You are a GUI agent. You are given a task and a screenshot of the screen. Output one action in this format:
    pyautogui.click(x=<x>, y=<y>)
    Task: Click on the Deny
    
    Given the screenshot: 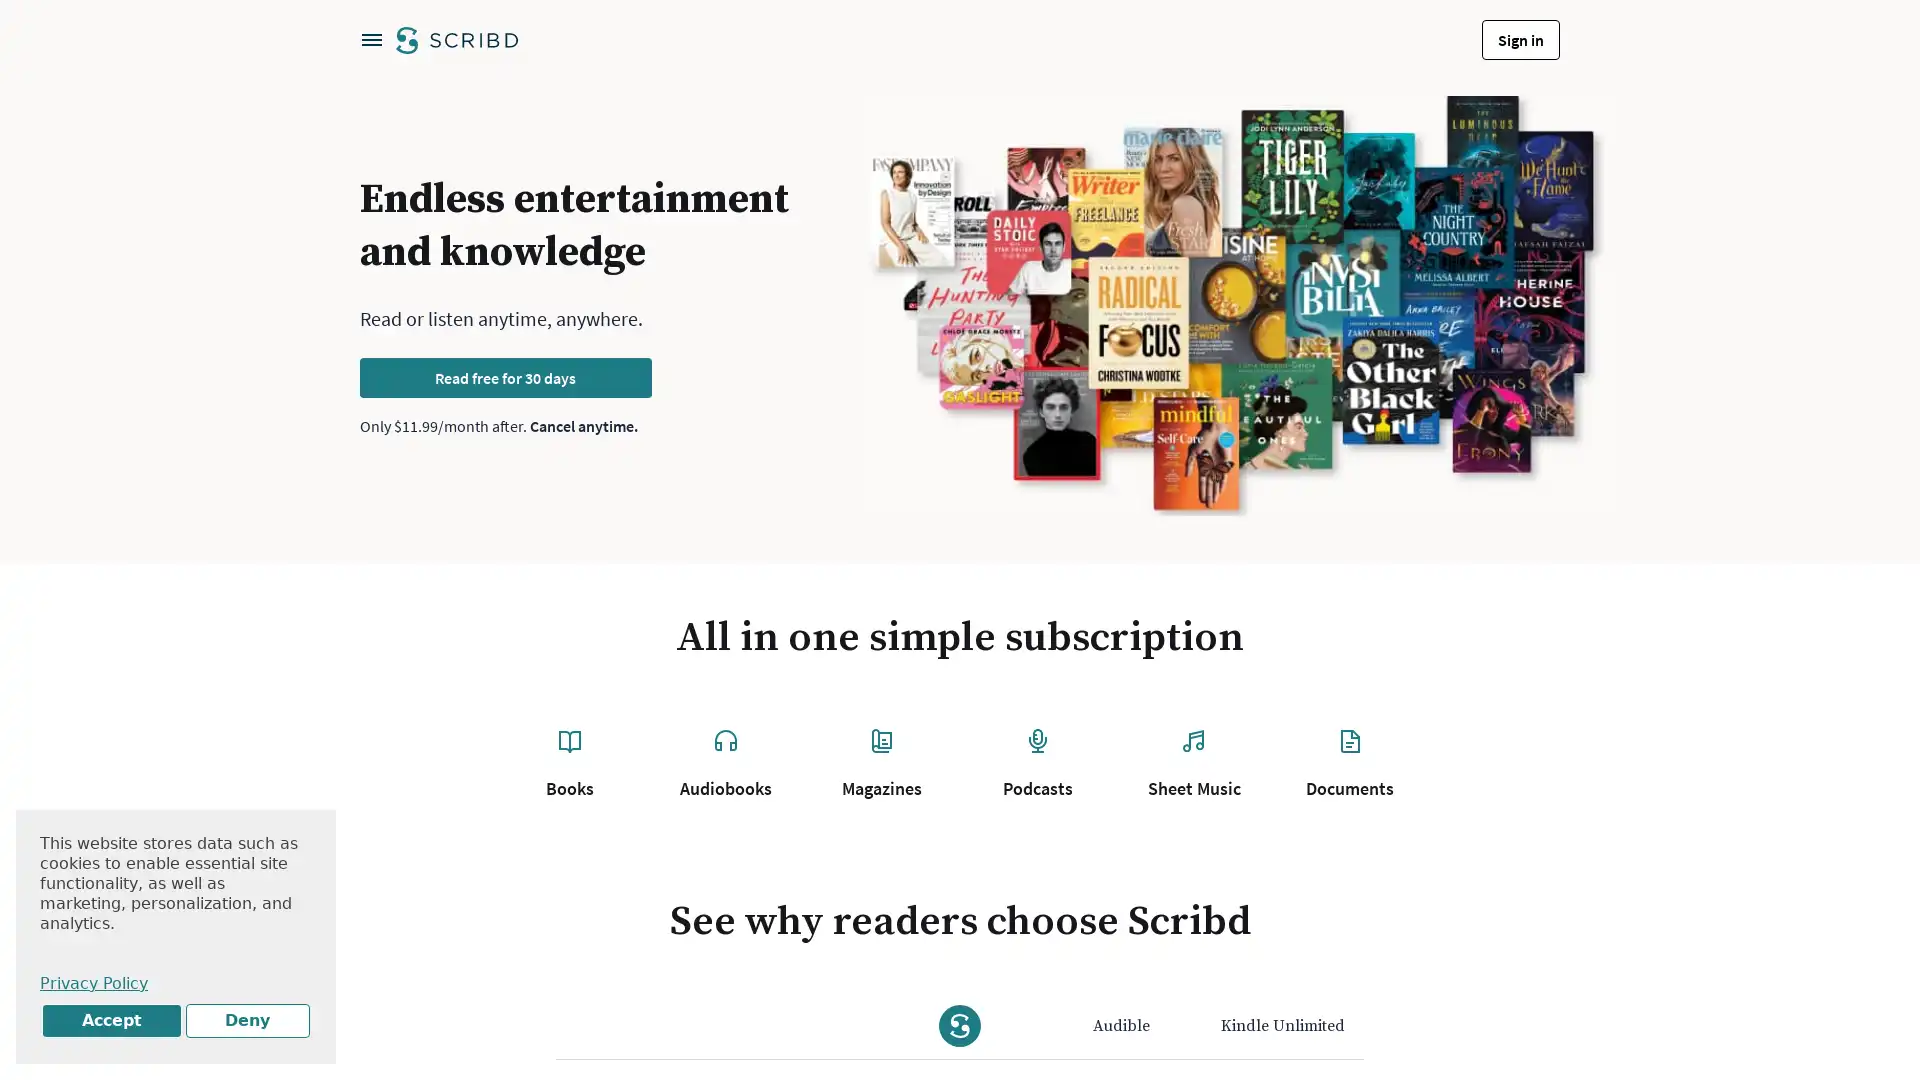 What is the action you would take?
    pyautogui.click(x=246, y=1021)
    